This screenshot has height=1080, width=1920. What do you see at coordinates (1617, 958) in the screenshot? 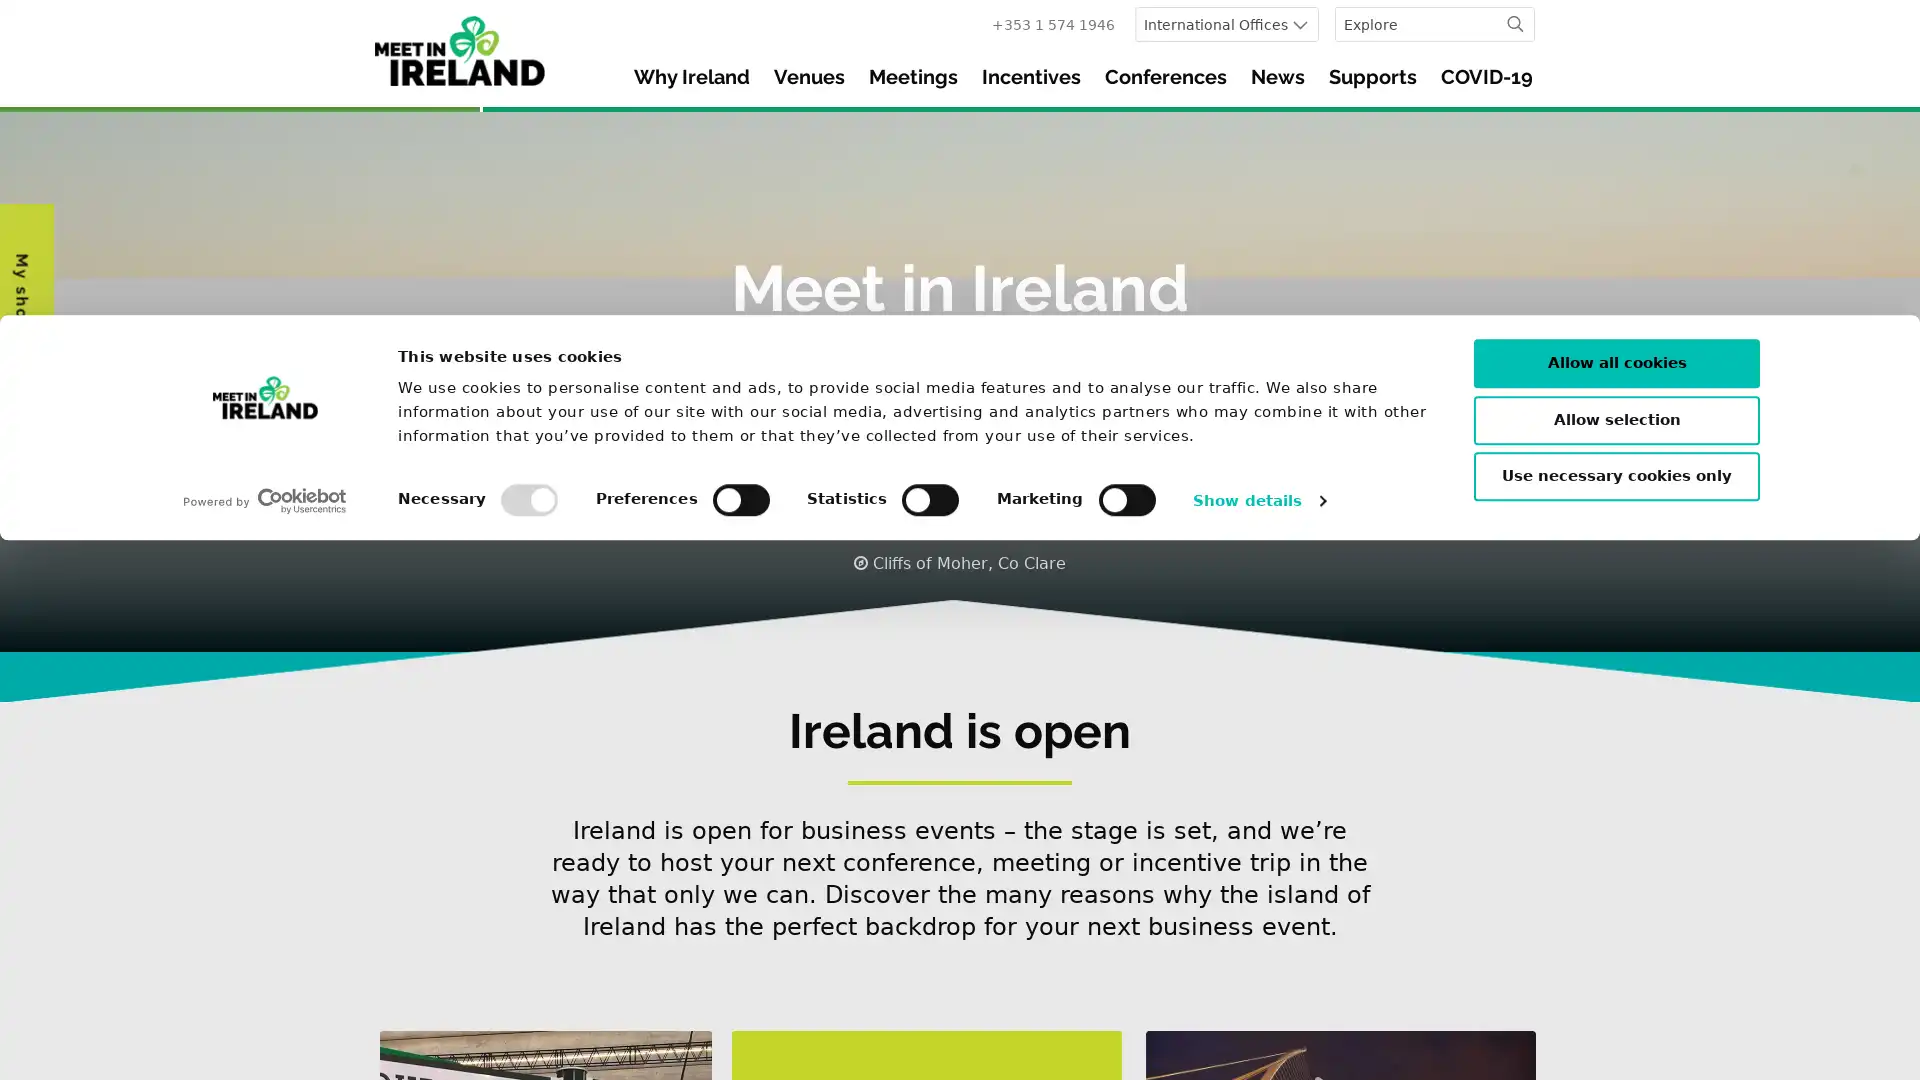
I see `Allow selection` at bounding box center [1617, 958].